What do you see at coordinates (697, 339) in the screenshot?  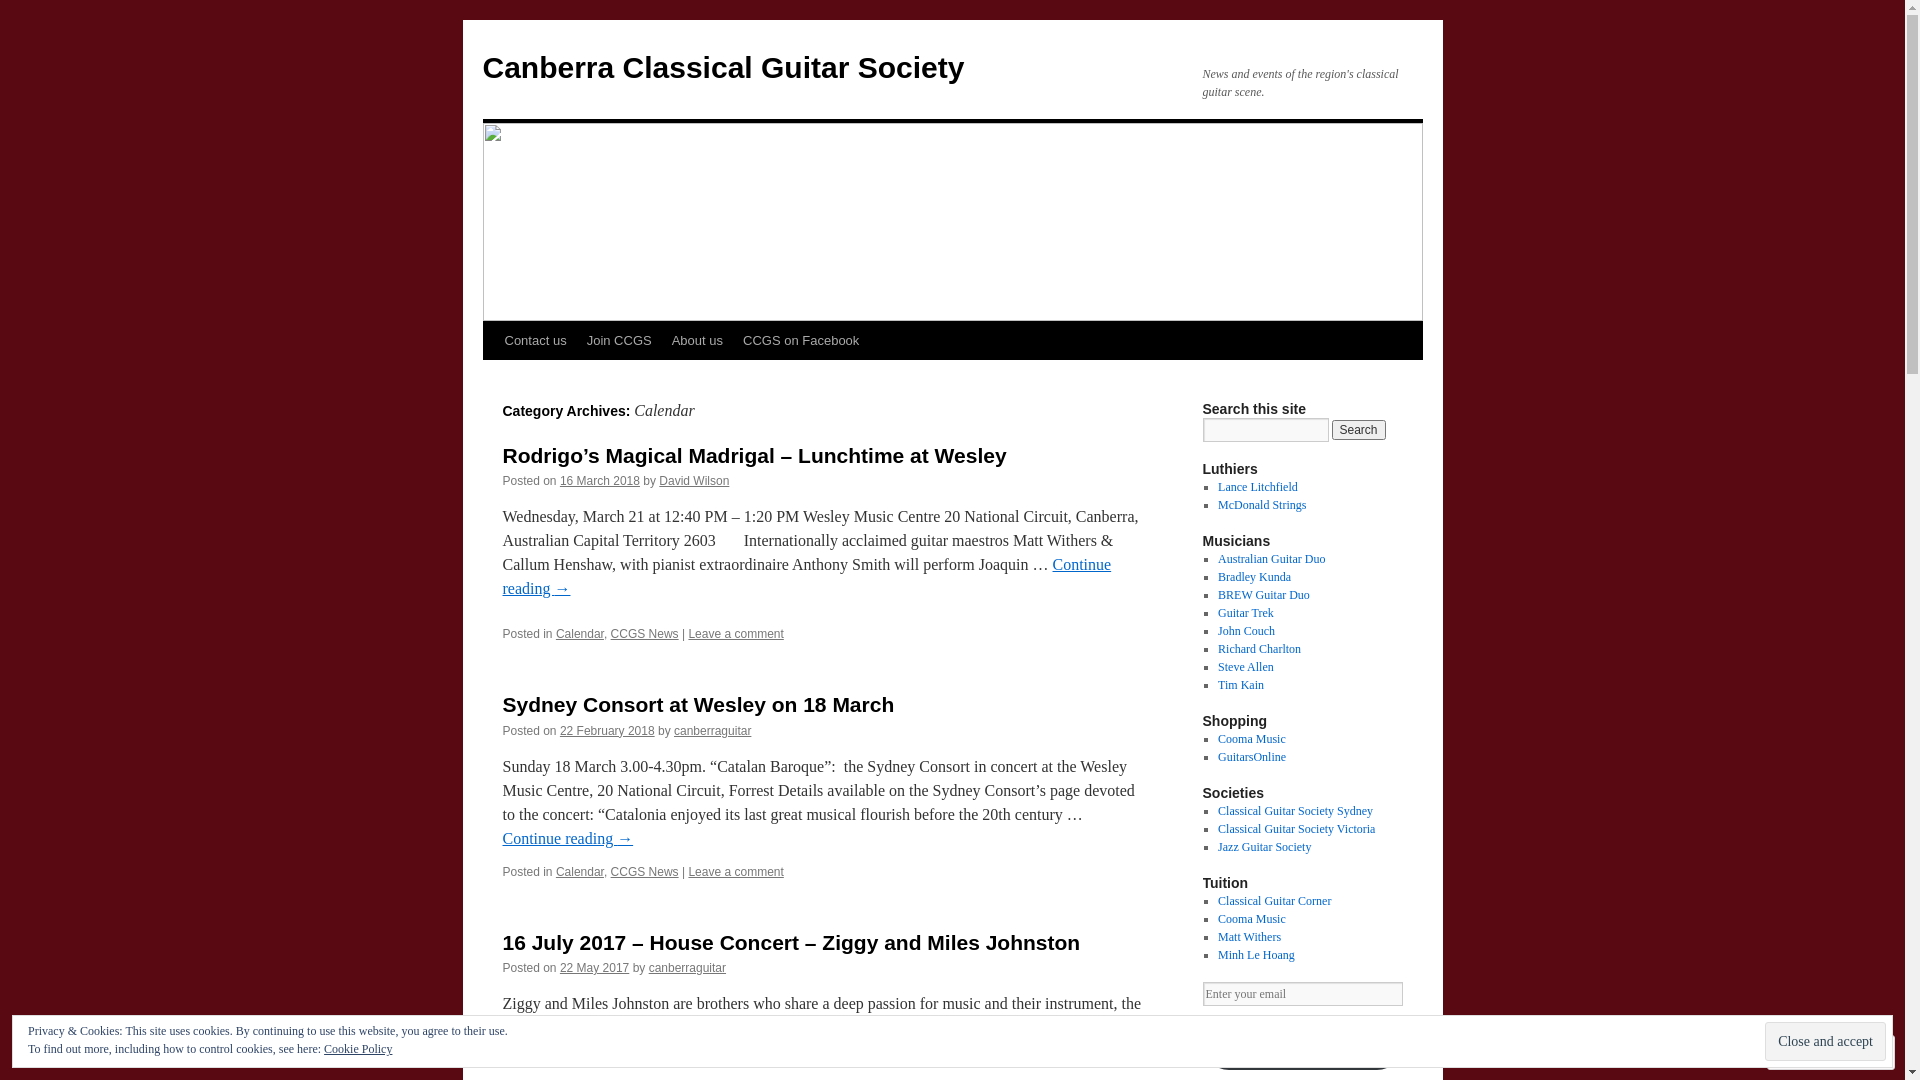 I see `'About us'` at bounding box center [697, 339].